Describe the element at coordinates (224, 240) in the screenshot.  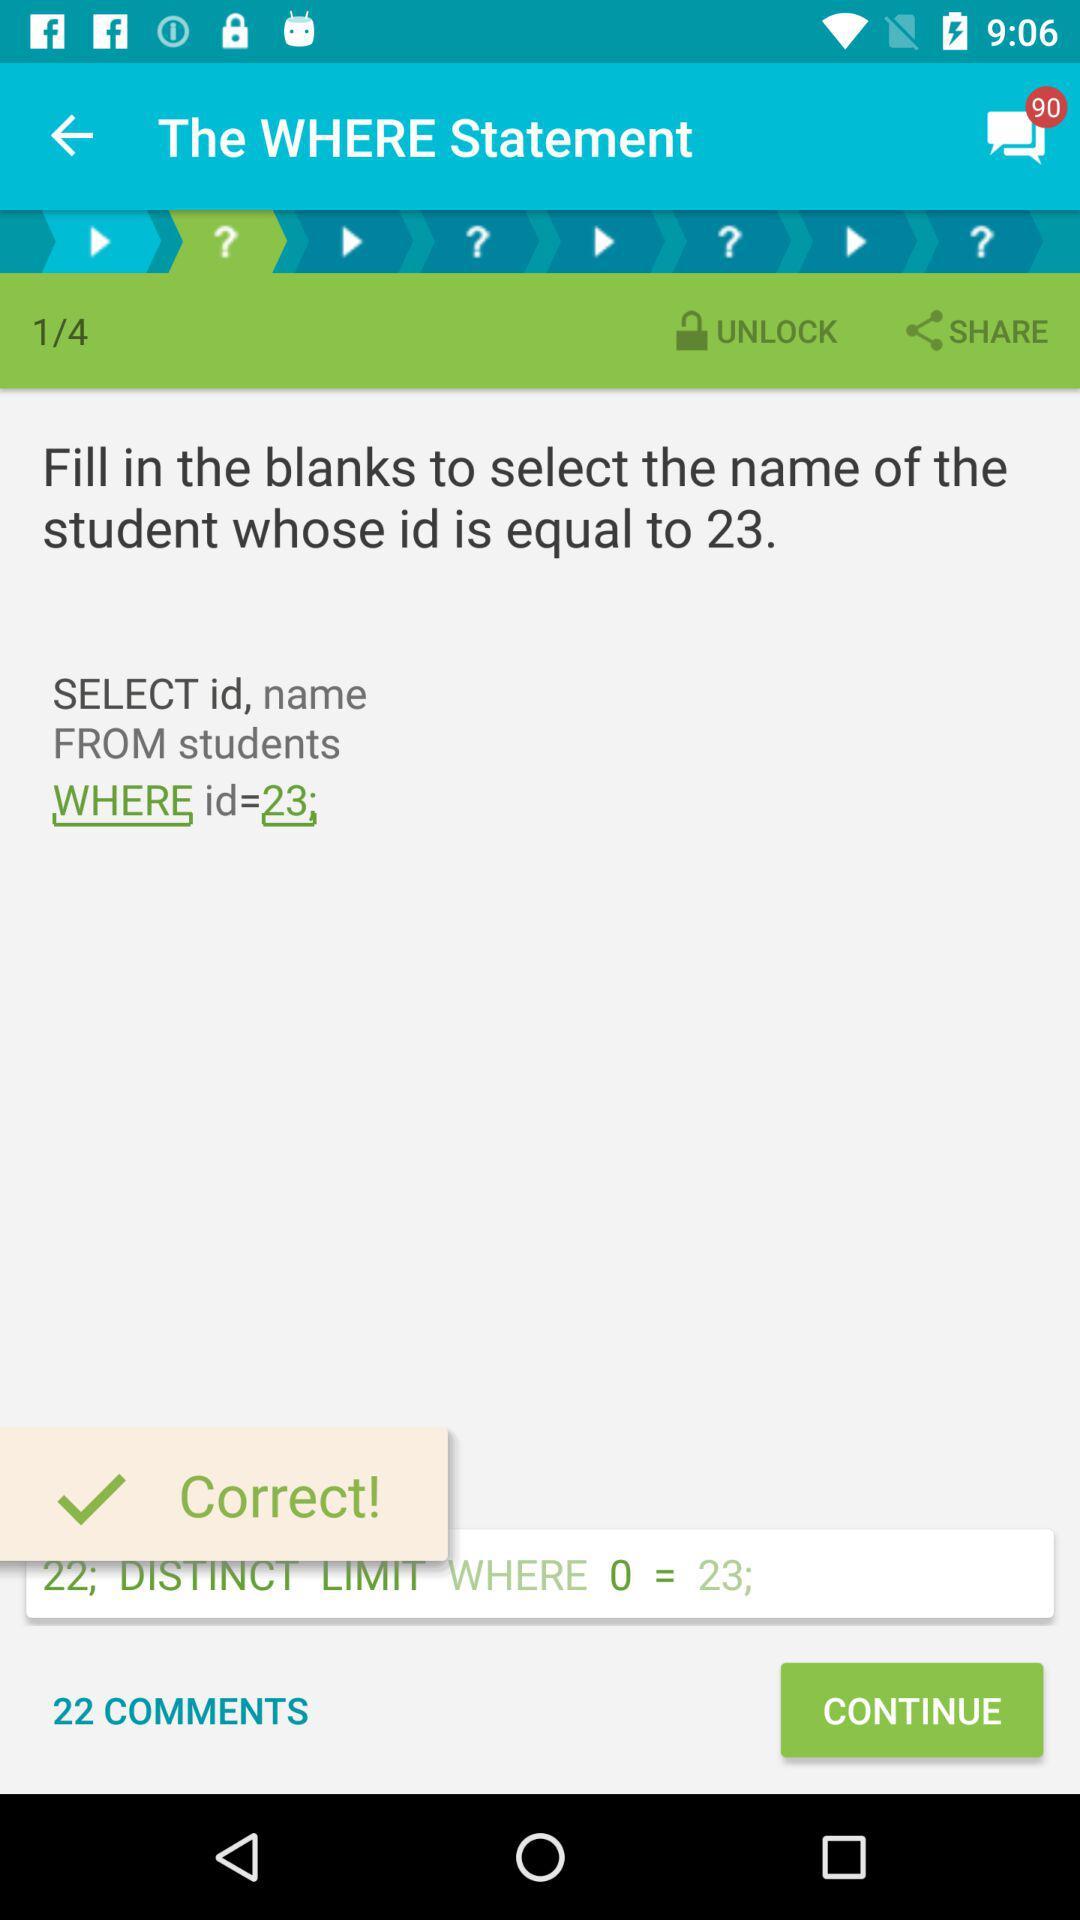
I see `help` at that location.